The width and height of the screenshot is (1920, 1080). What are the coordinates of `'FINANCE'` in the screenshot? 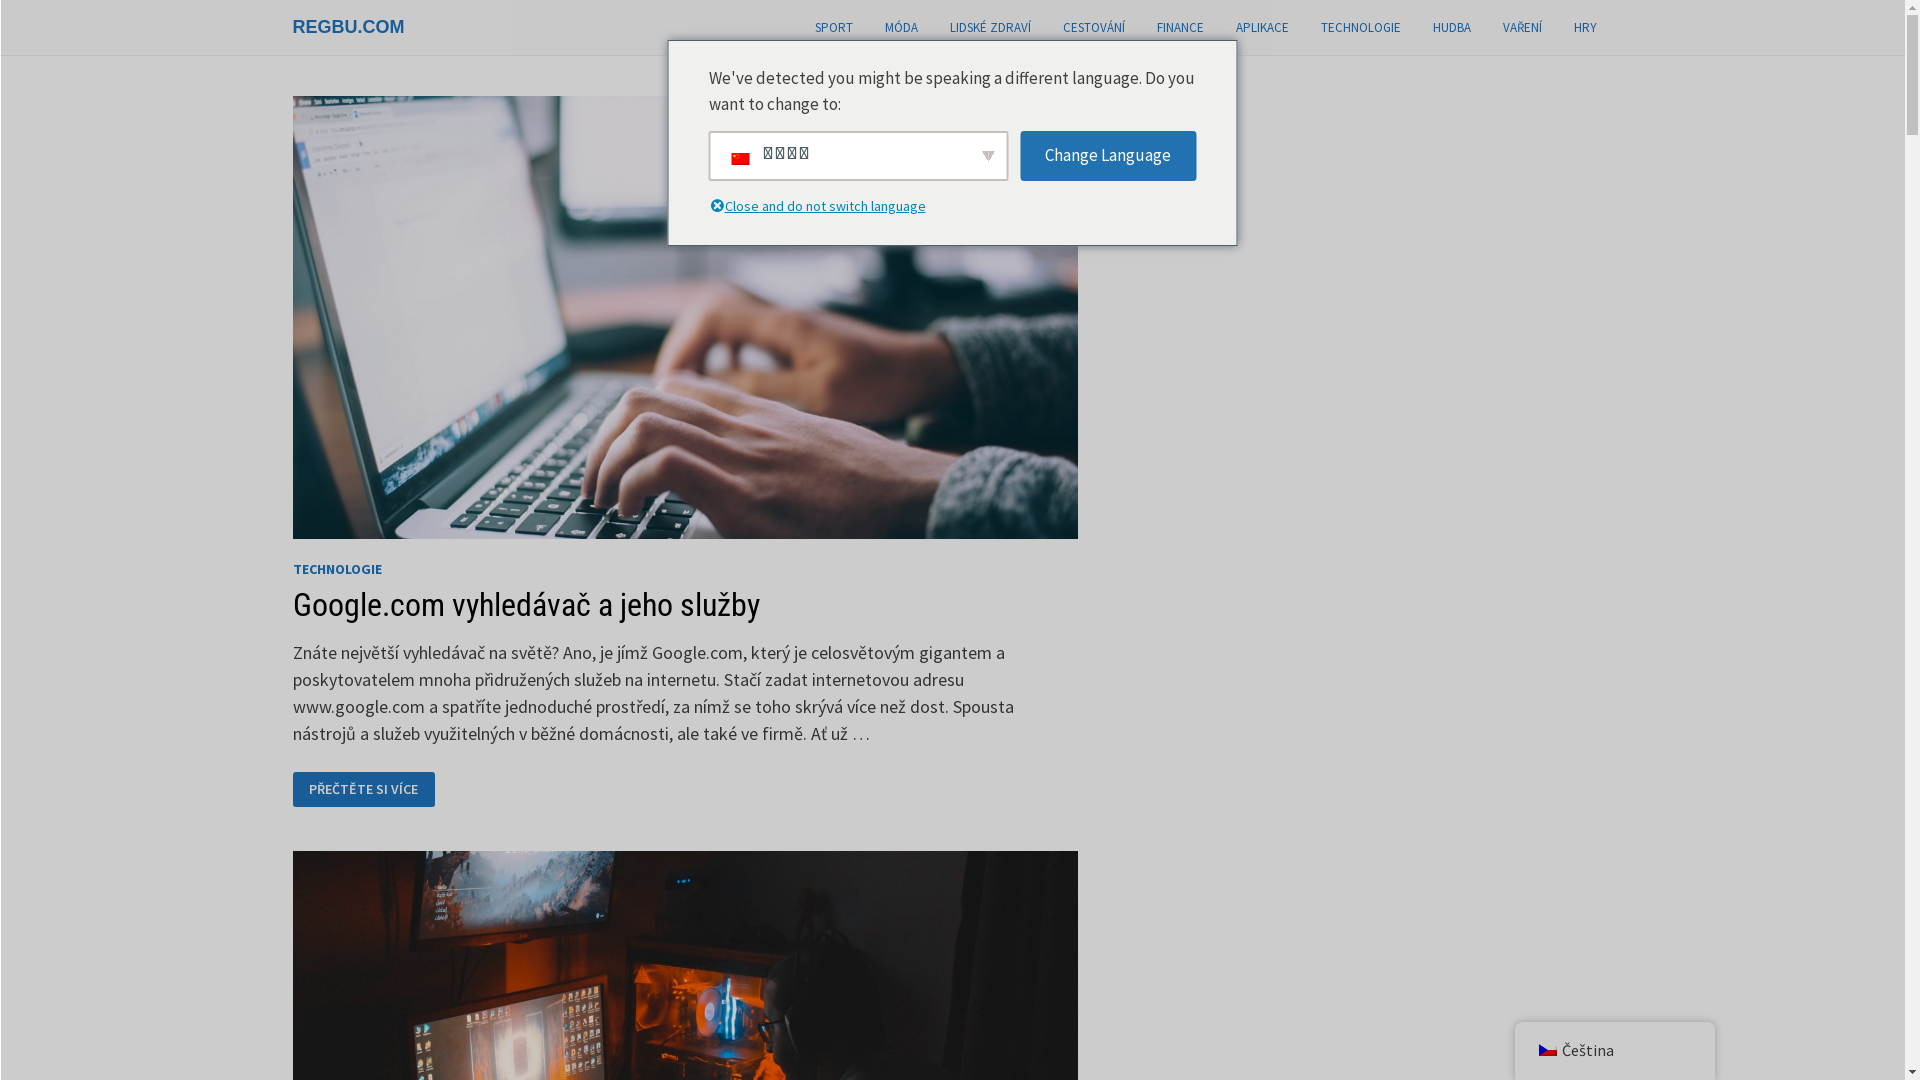 It's located at (1179, 27).